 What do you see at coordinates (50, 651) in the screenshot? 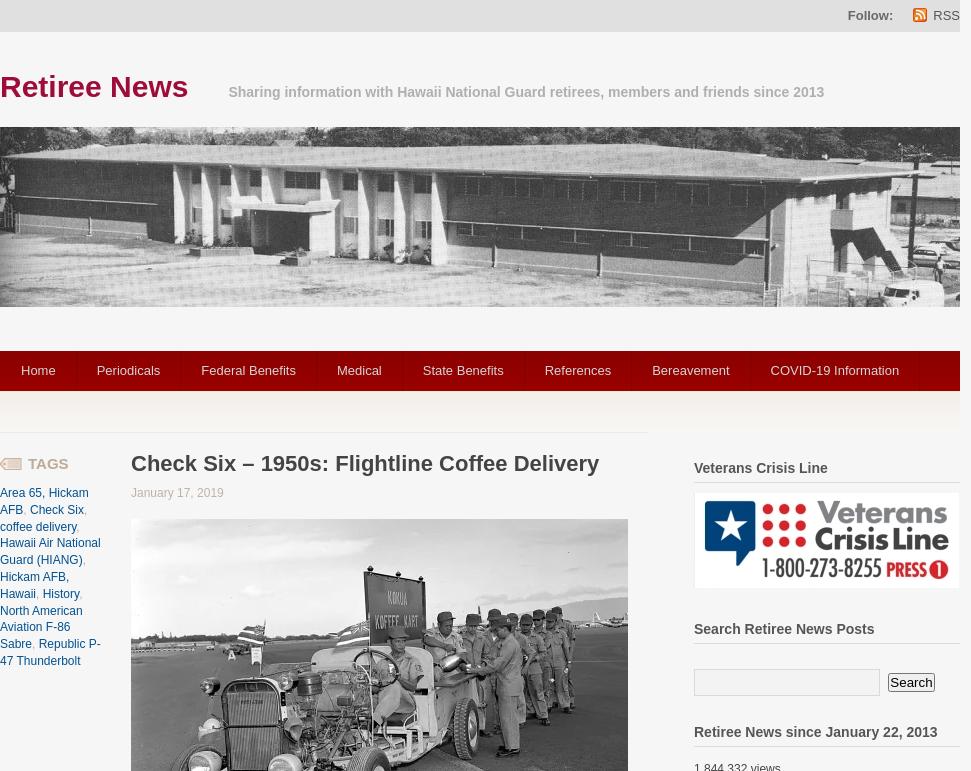
I see `'Republic P-47 Thunderbolt'` at bounding box center [50, 651].